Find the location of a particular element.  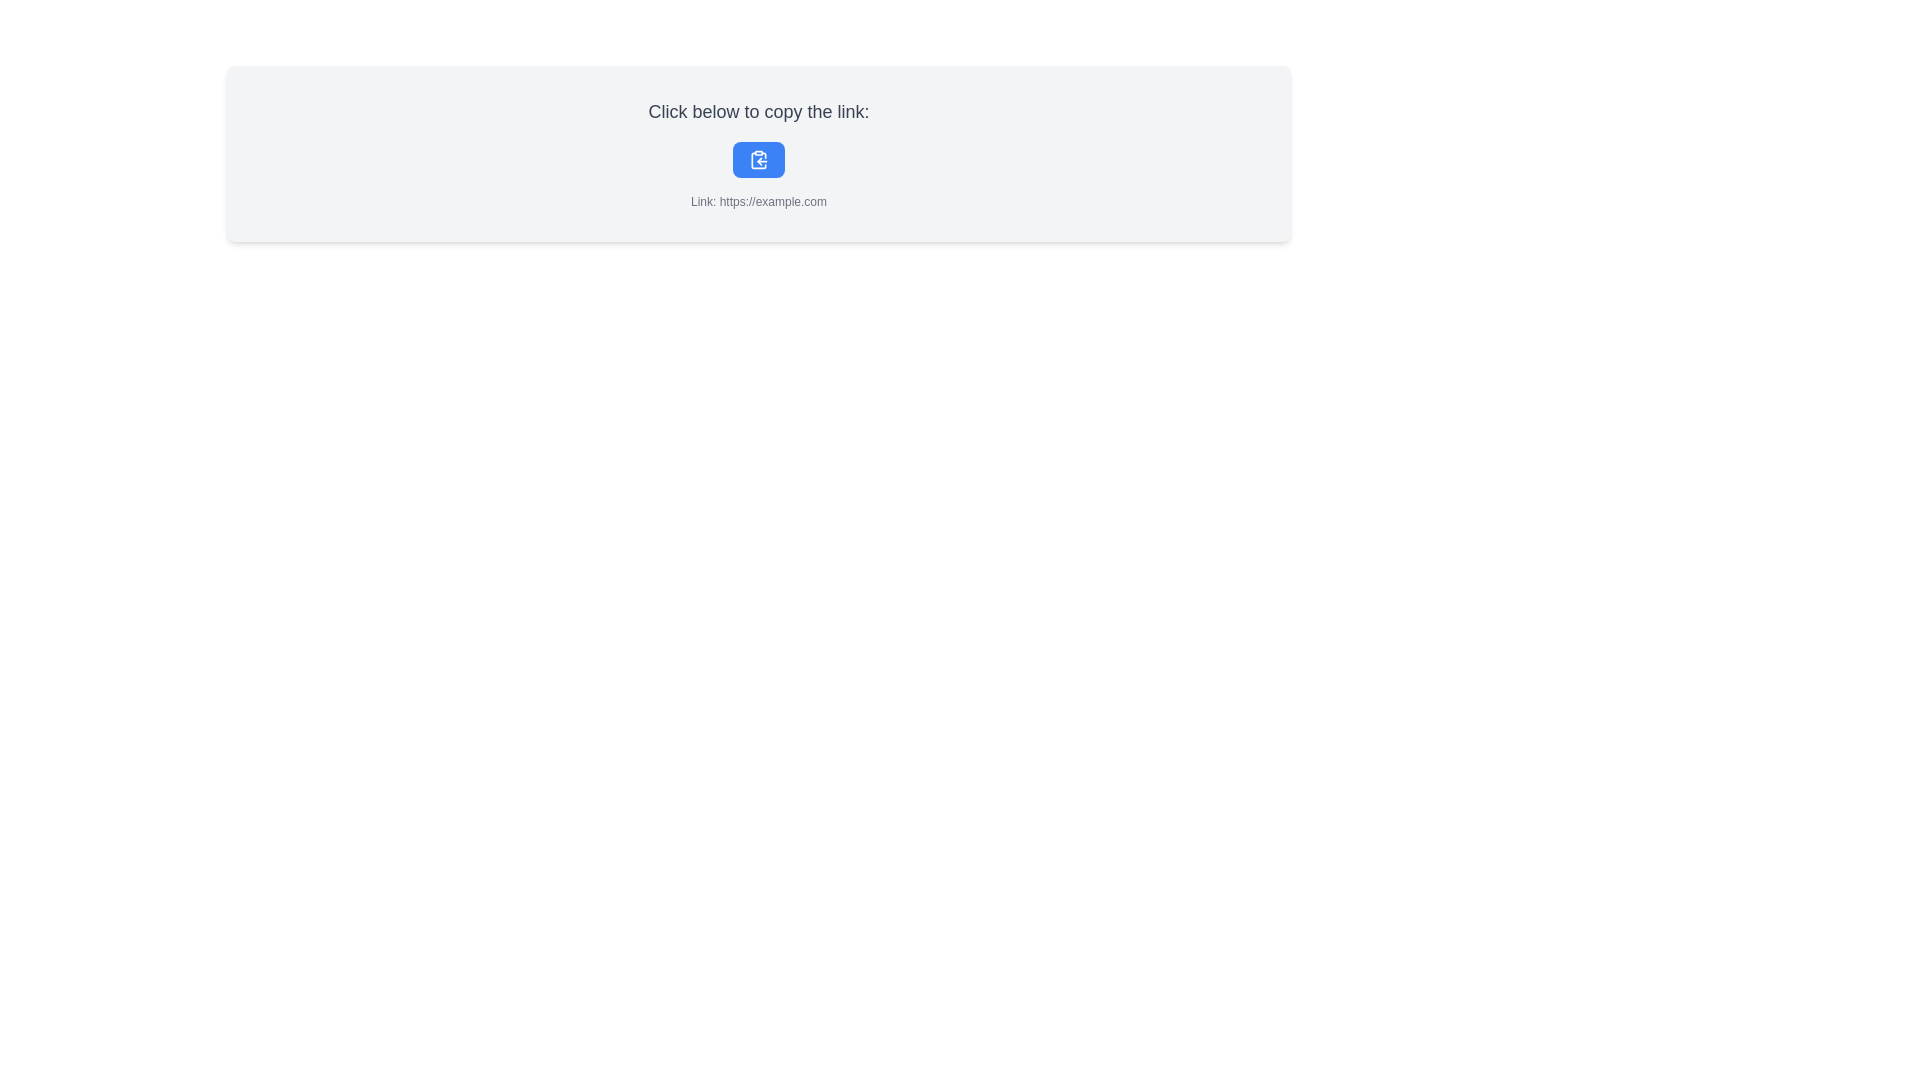

the curved line element that resembles the outline of a clipboard, located within the clipboard copy icon is located at coordinates (757, 159).